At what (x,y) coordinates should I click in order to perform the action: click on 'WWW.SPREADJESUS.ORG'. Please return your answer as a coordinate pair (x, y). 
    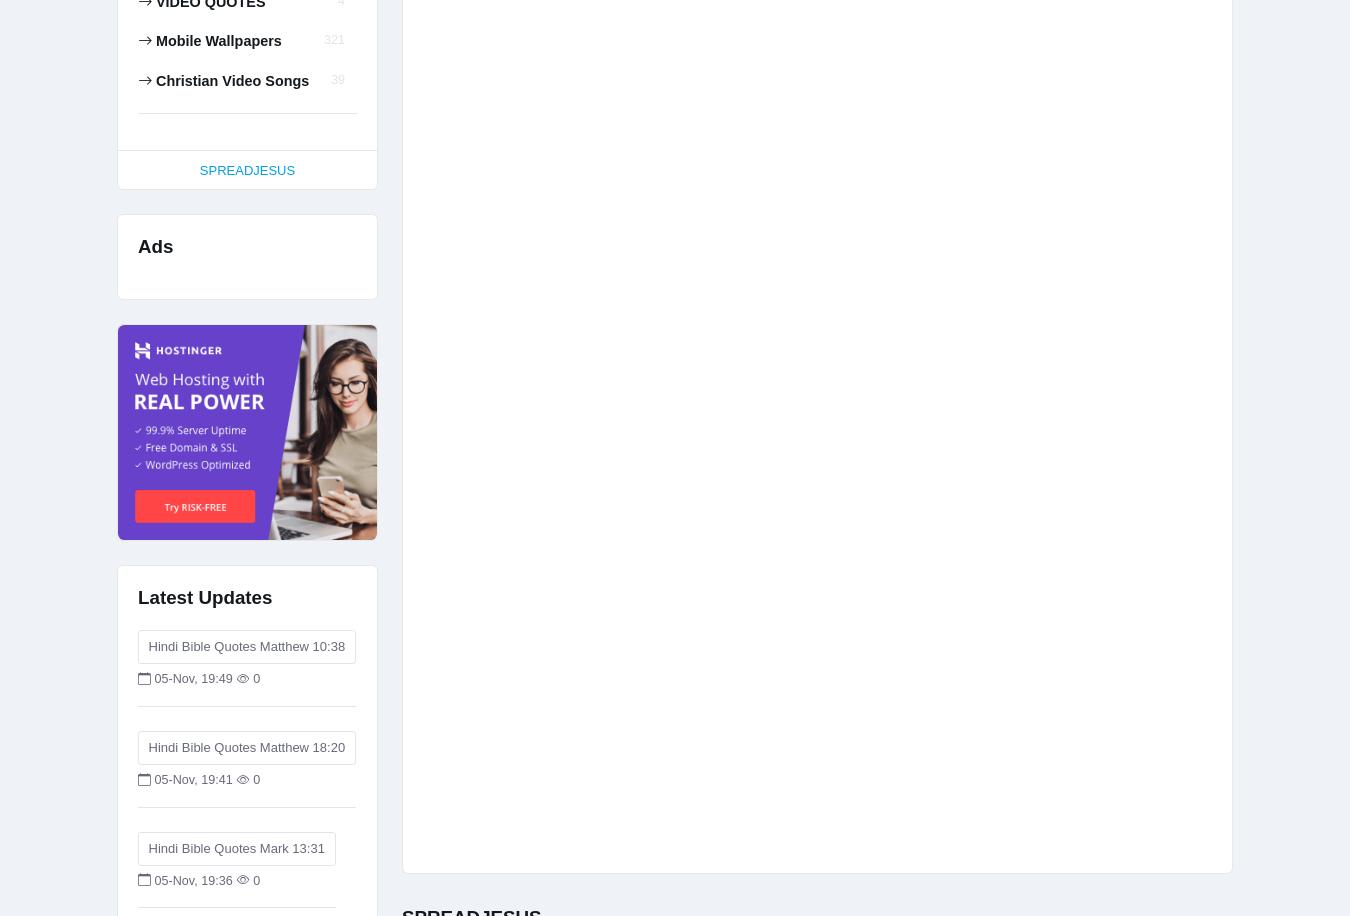
    Looking at the image, I should click on (995, 157).